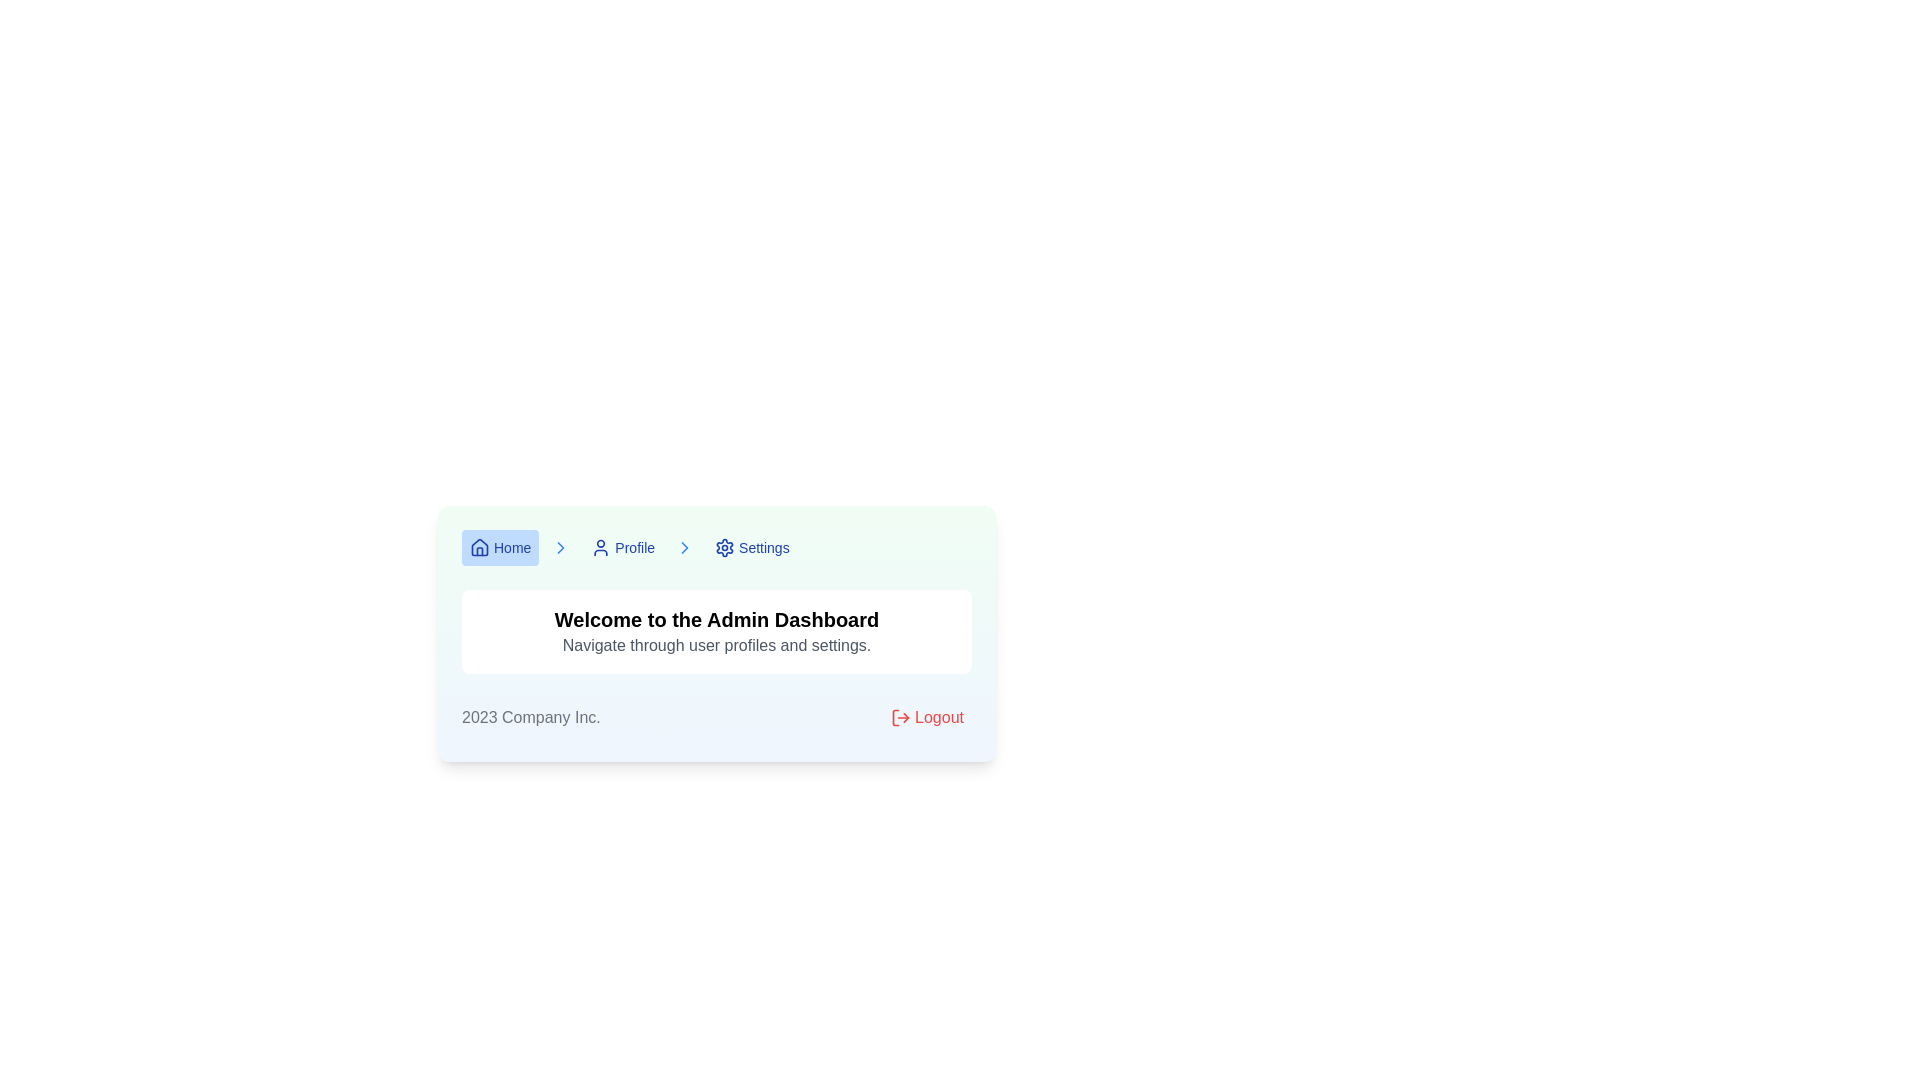 This screenshot has width=1920, height=1080. Describe the element at coordinates (531, 716) in the screenshot. I see `the '2023 Company Inc.' text label` at that location.